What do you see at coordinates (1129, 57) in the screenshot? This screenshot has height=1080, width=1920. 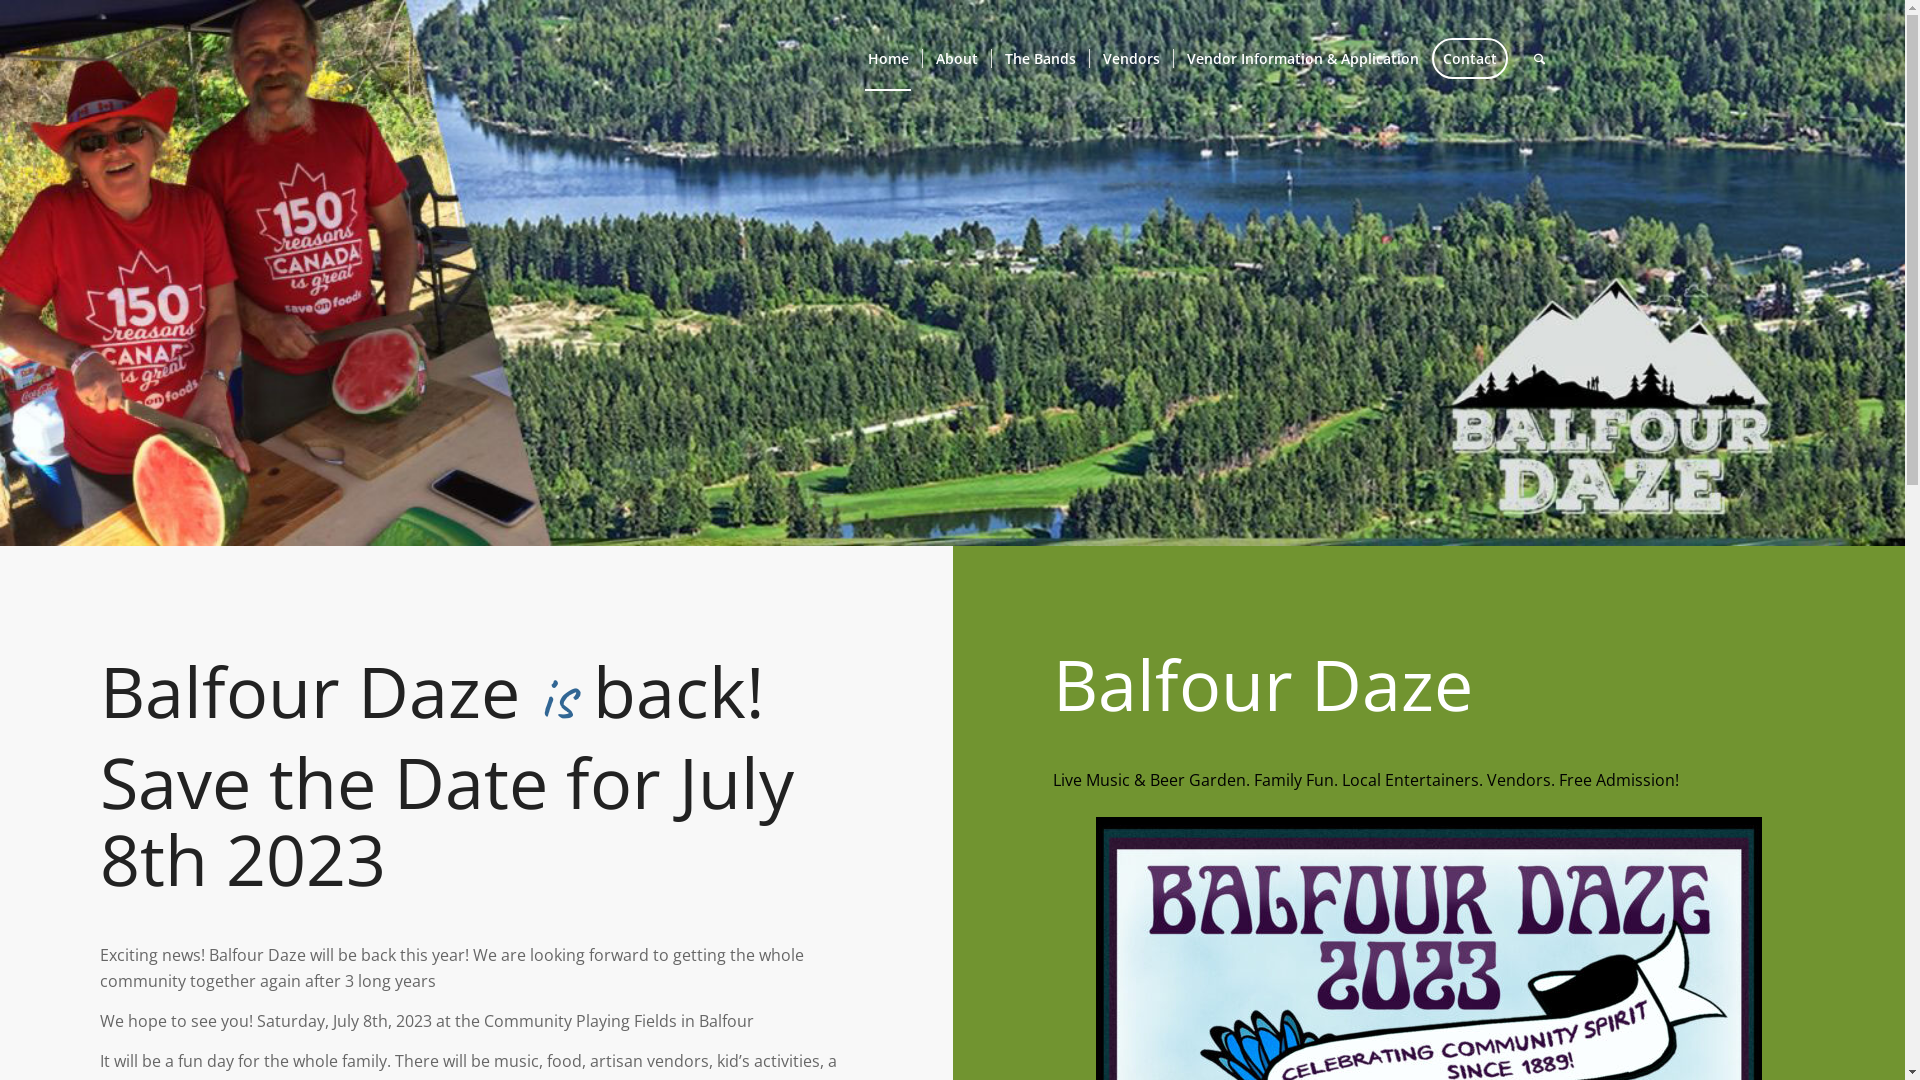 I see `'Vendors'` at bounding box center [1129, 57].